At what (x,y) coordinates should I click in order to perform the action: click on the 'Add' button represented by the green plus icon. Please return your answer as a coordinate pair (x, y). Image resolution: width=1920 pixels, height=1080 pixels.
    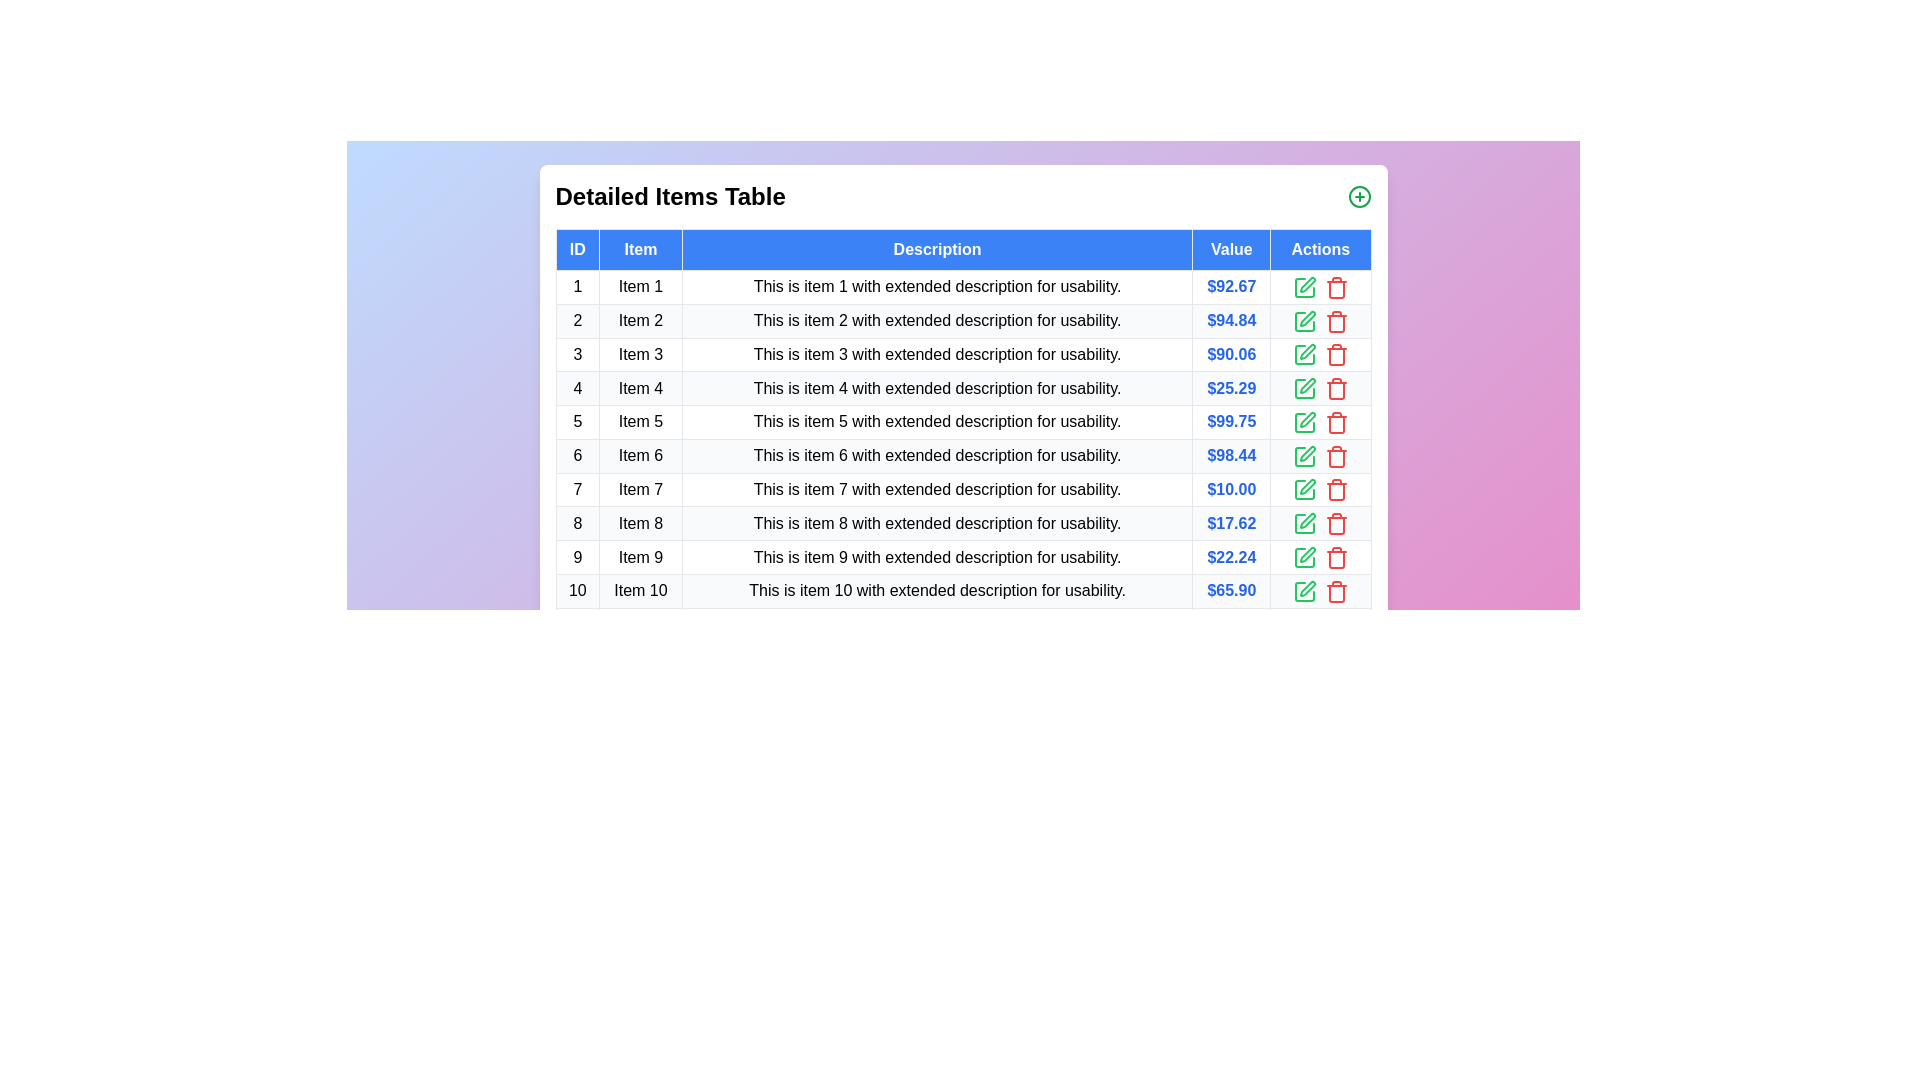
    Looking at the image, I should click on (1359, 196).